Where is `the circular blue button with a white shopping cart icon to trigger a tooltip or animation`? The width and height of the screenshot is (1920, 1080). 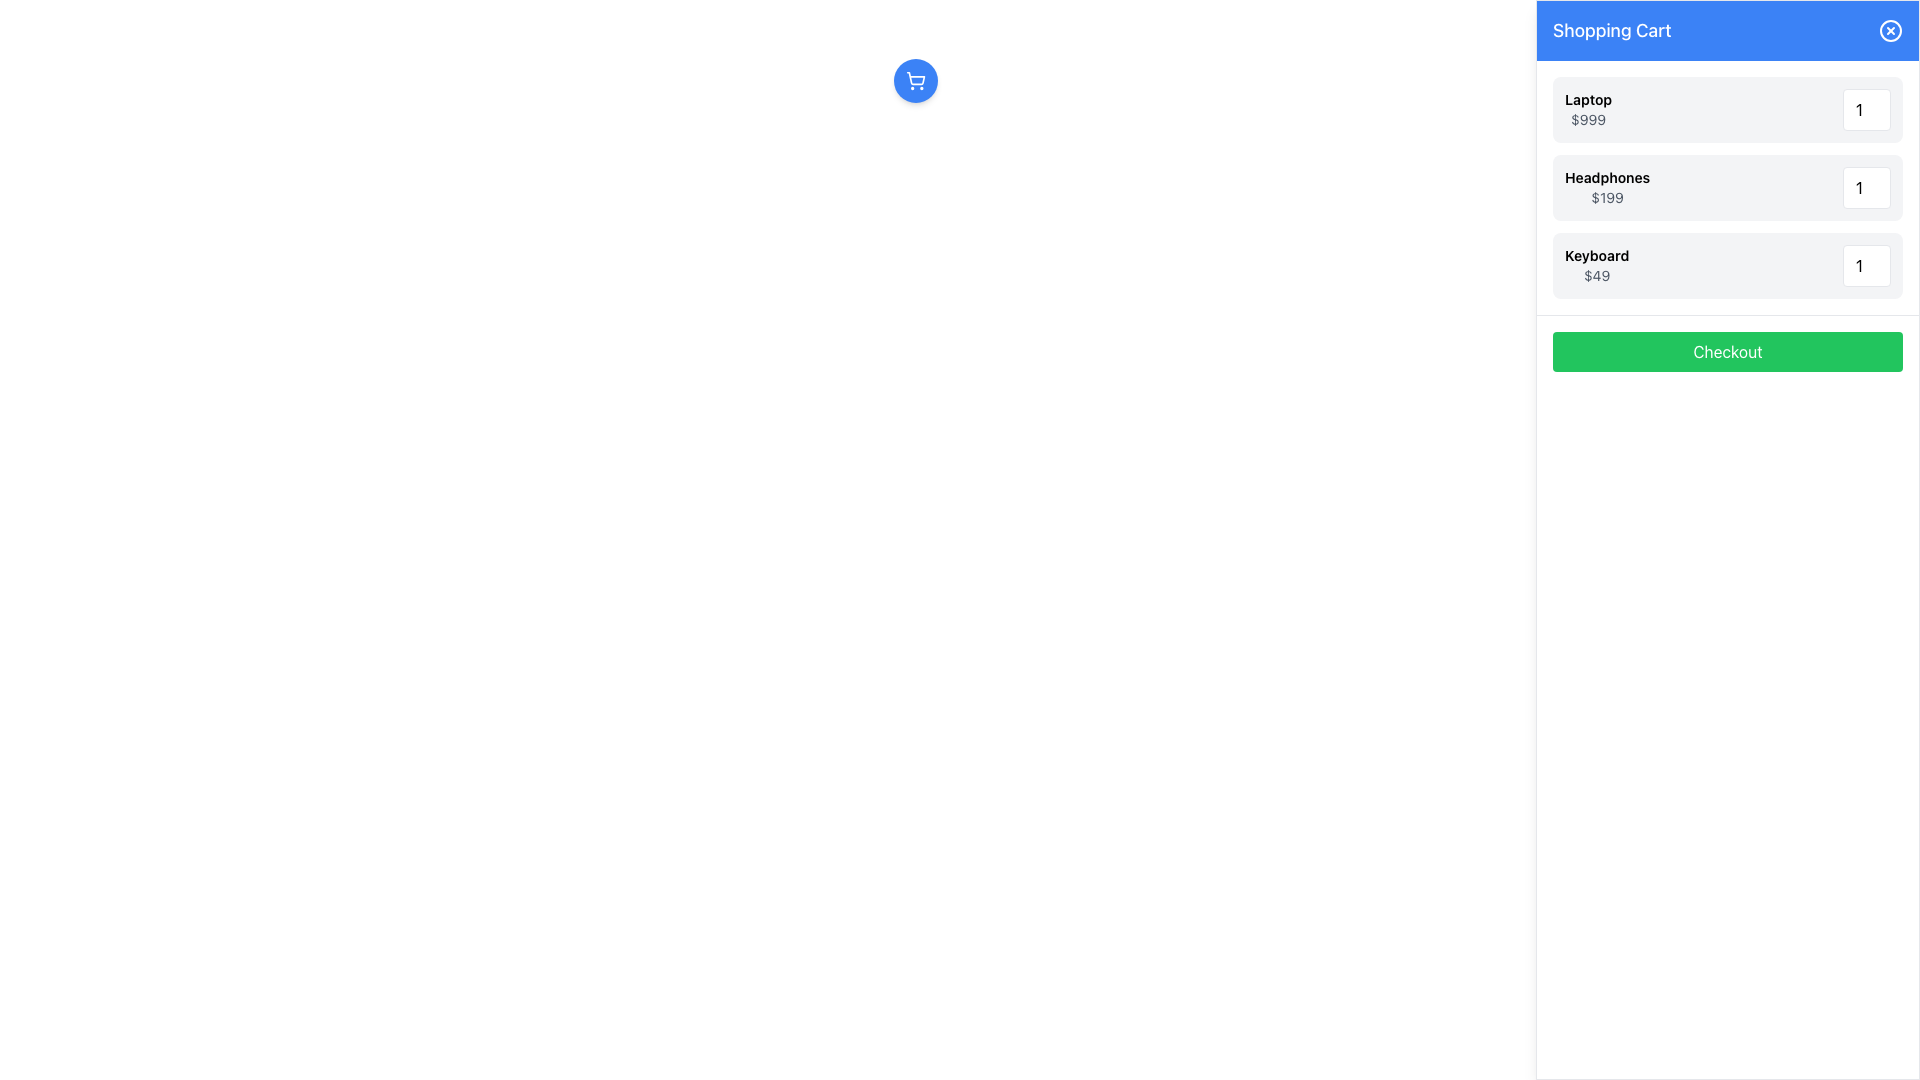
the circular blue button with a white shopping cart icon to trigger a tooltip or animation is located at coordinates (914, 80).